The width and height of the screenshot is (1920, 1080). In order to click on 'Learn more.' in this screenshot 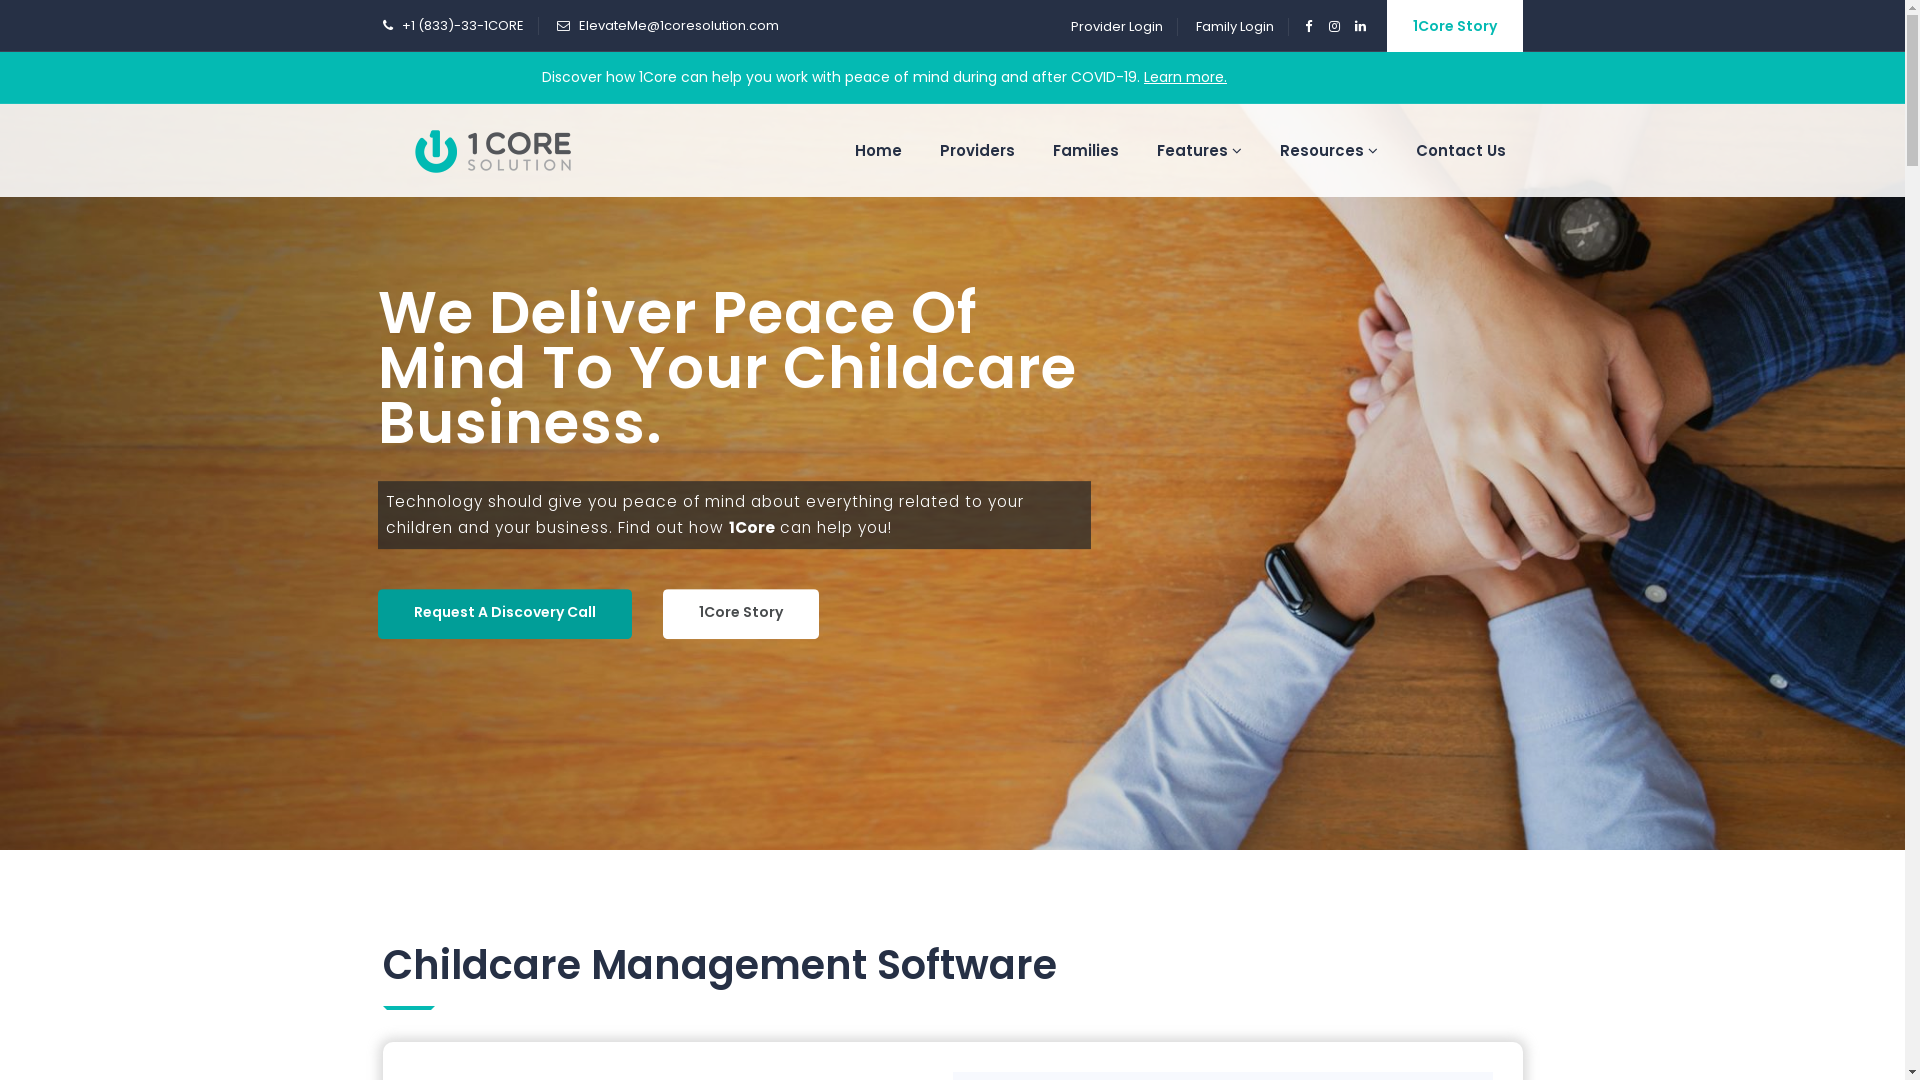, I will do `click(1185, 76)`.